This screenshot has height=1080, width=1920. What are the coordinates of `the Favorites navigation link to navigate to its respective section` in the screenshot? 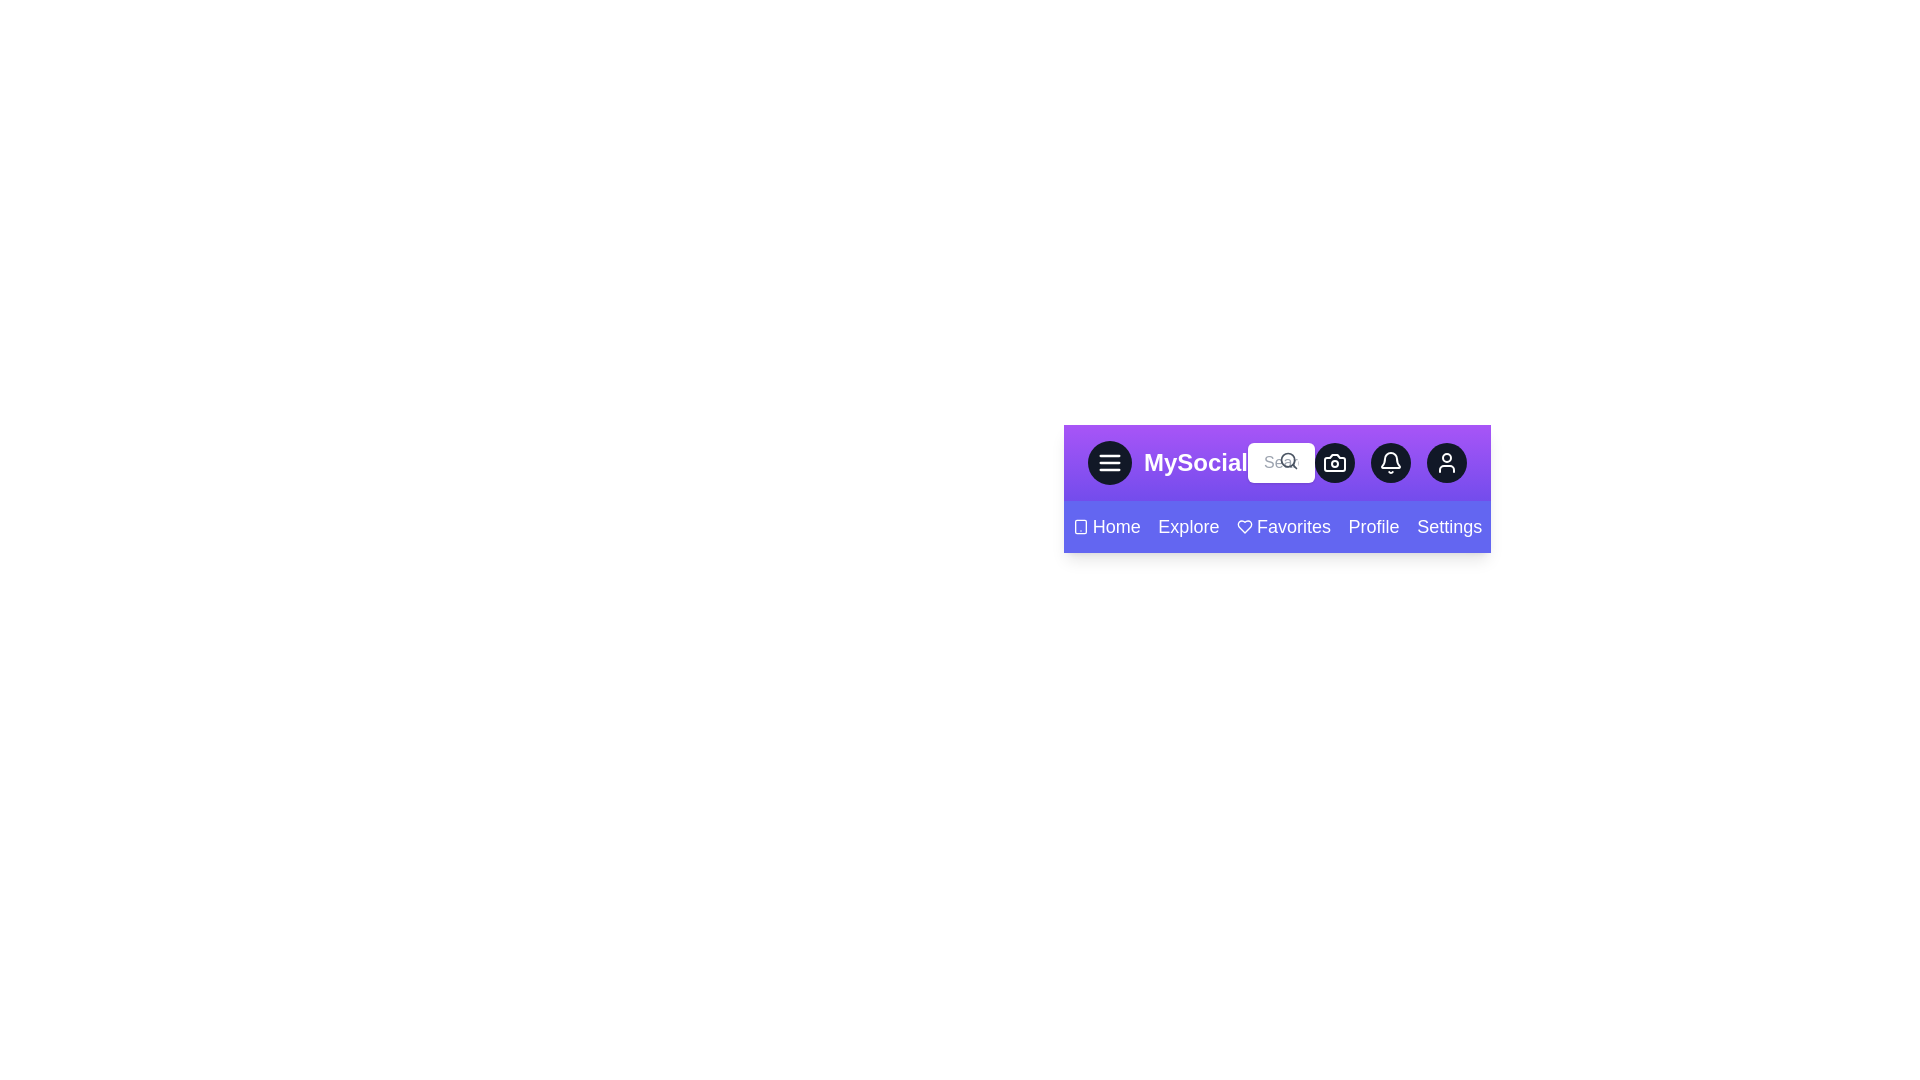 It's located at (1283, 526).